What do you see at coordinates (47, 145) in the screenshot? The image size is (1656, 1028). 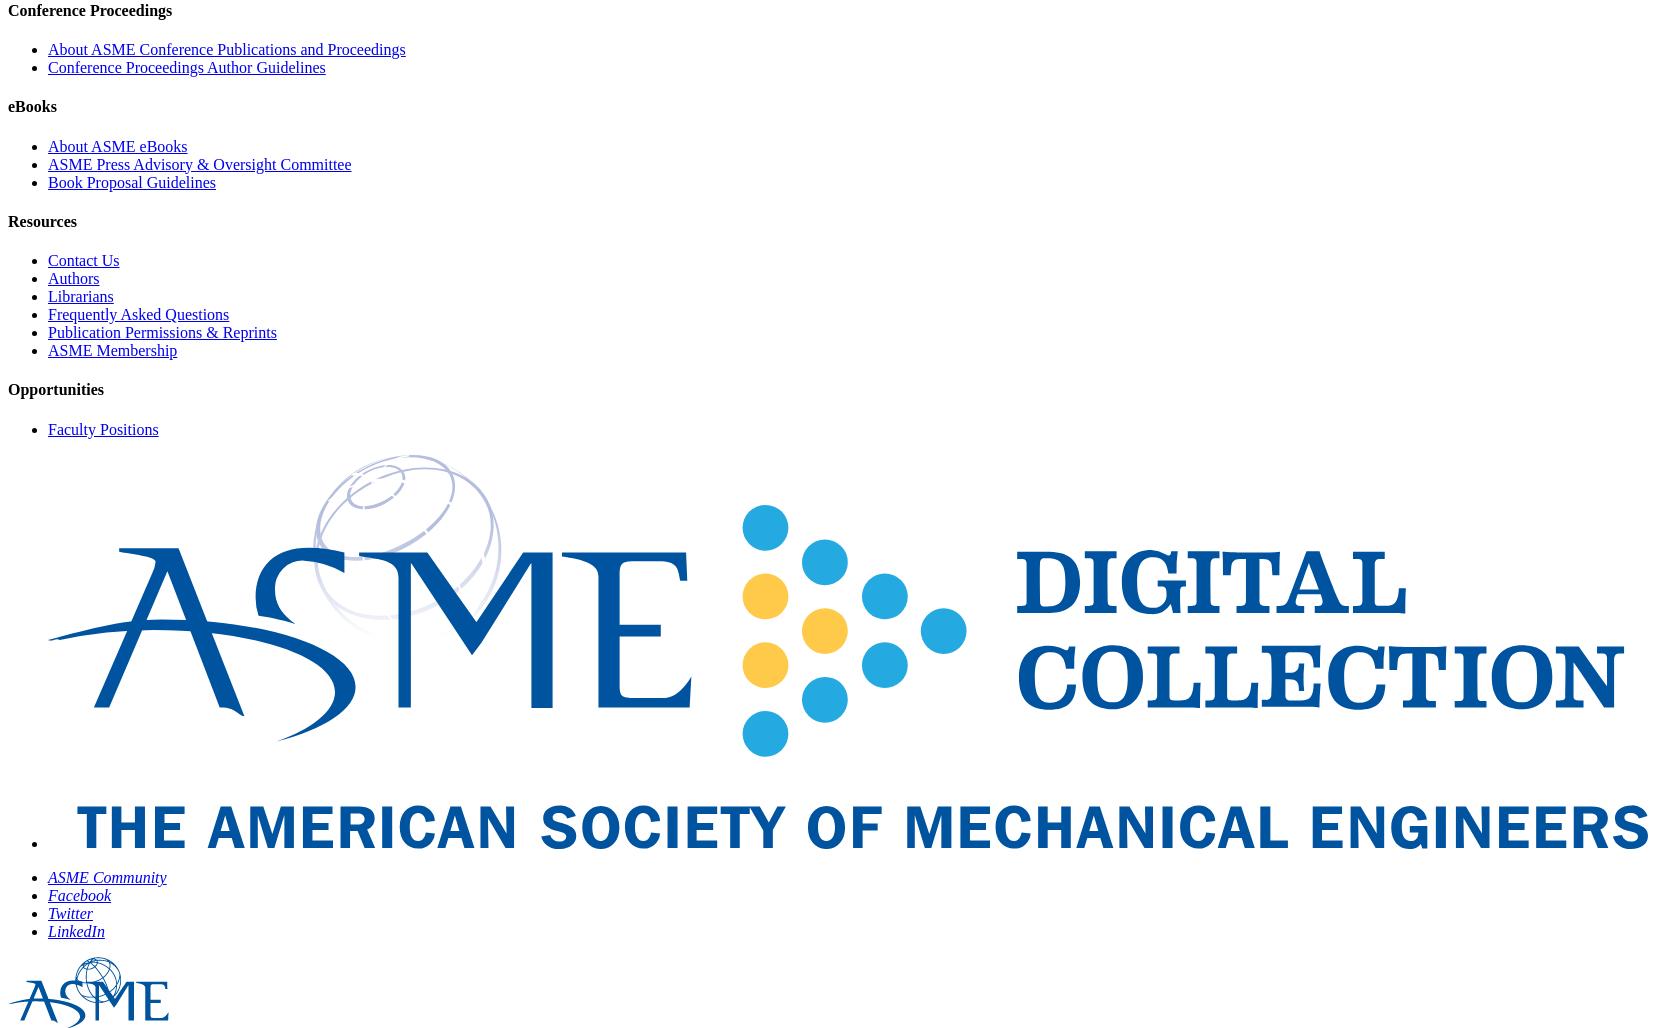 I see `'About ASME eBooks'` at bounding box center [47, 145].